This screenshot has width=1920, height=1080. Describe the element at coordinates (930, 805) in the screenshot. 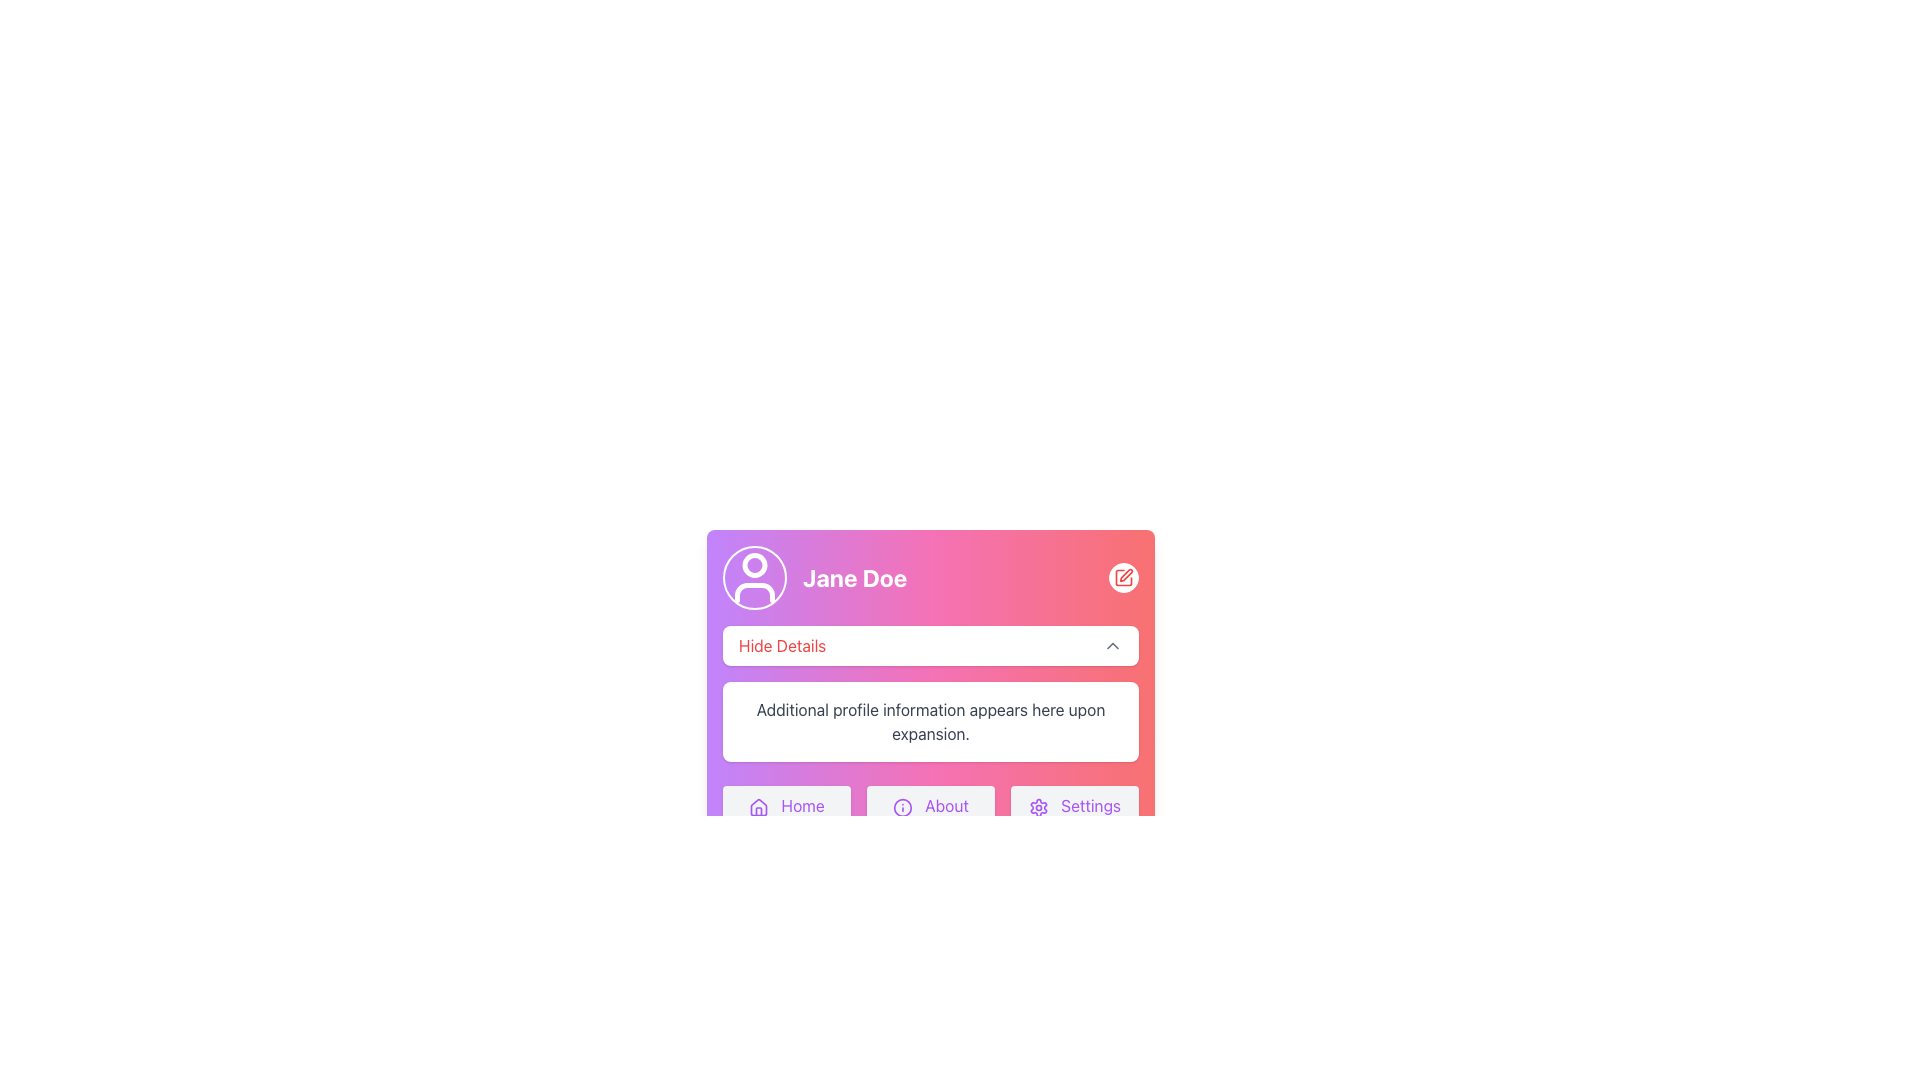

I see `the 'About' button, which is a rectangular button with rounded corners, featuring a light gray background and purple text` at that location.